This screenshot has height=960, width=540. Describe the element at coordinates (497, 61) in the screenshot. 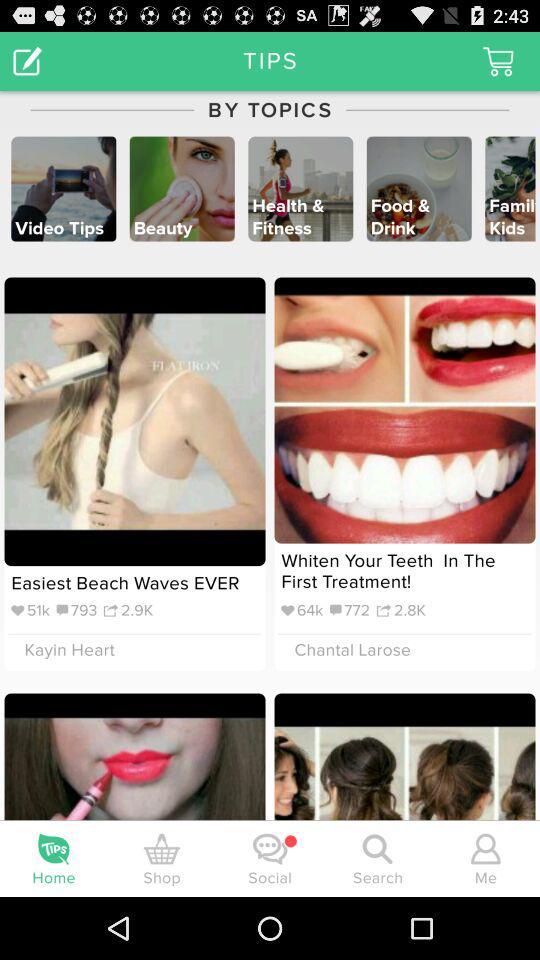

I see `basket` at that location.